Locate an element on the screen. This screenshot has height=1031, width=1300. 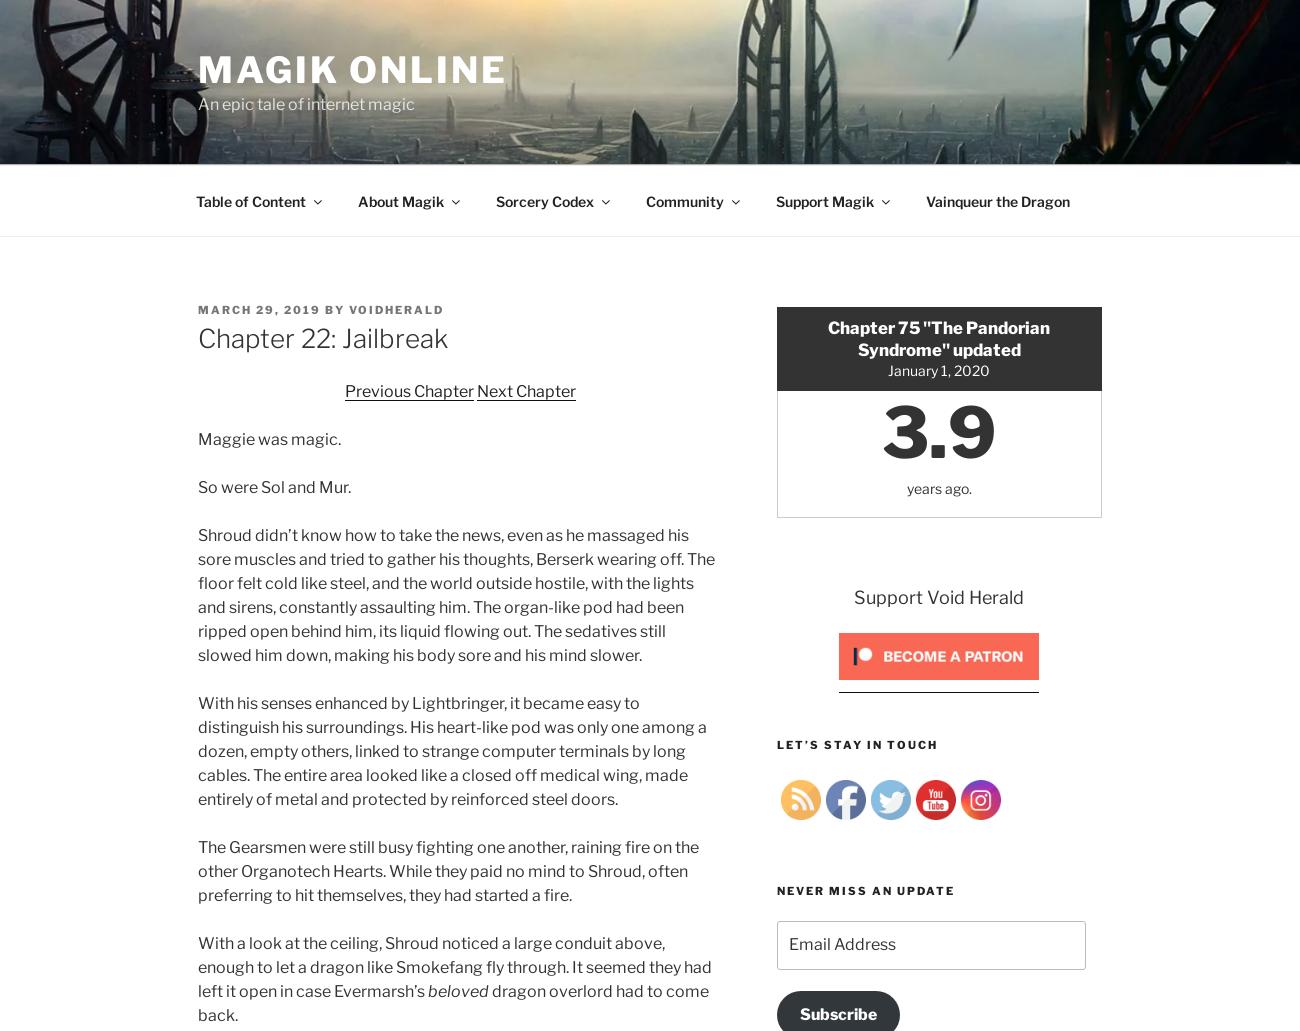
'beloved' is located at coordinates (458, 990).